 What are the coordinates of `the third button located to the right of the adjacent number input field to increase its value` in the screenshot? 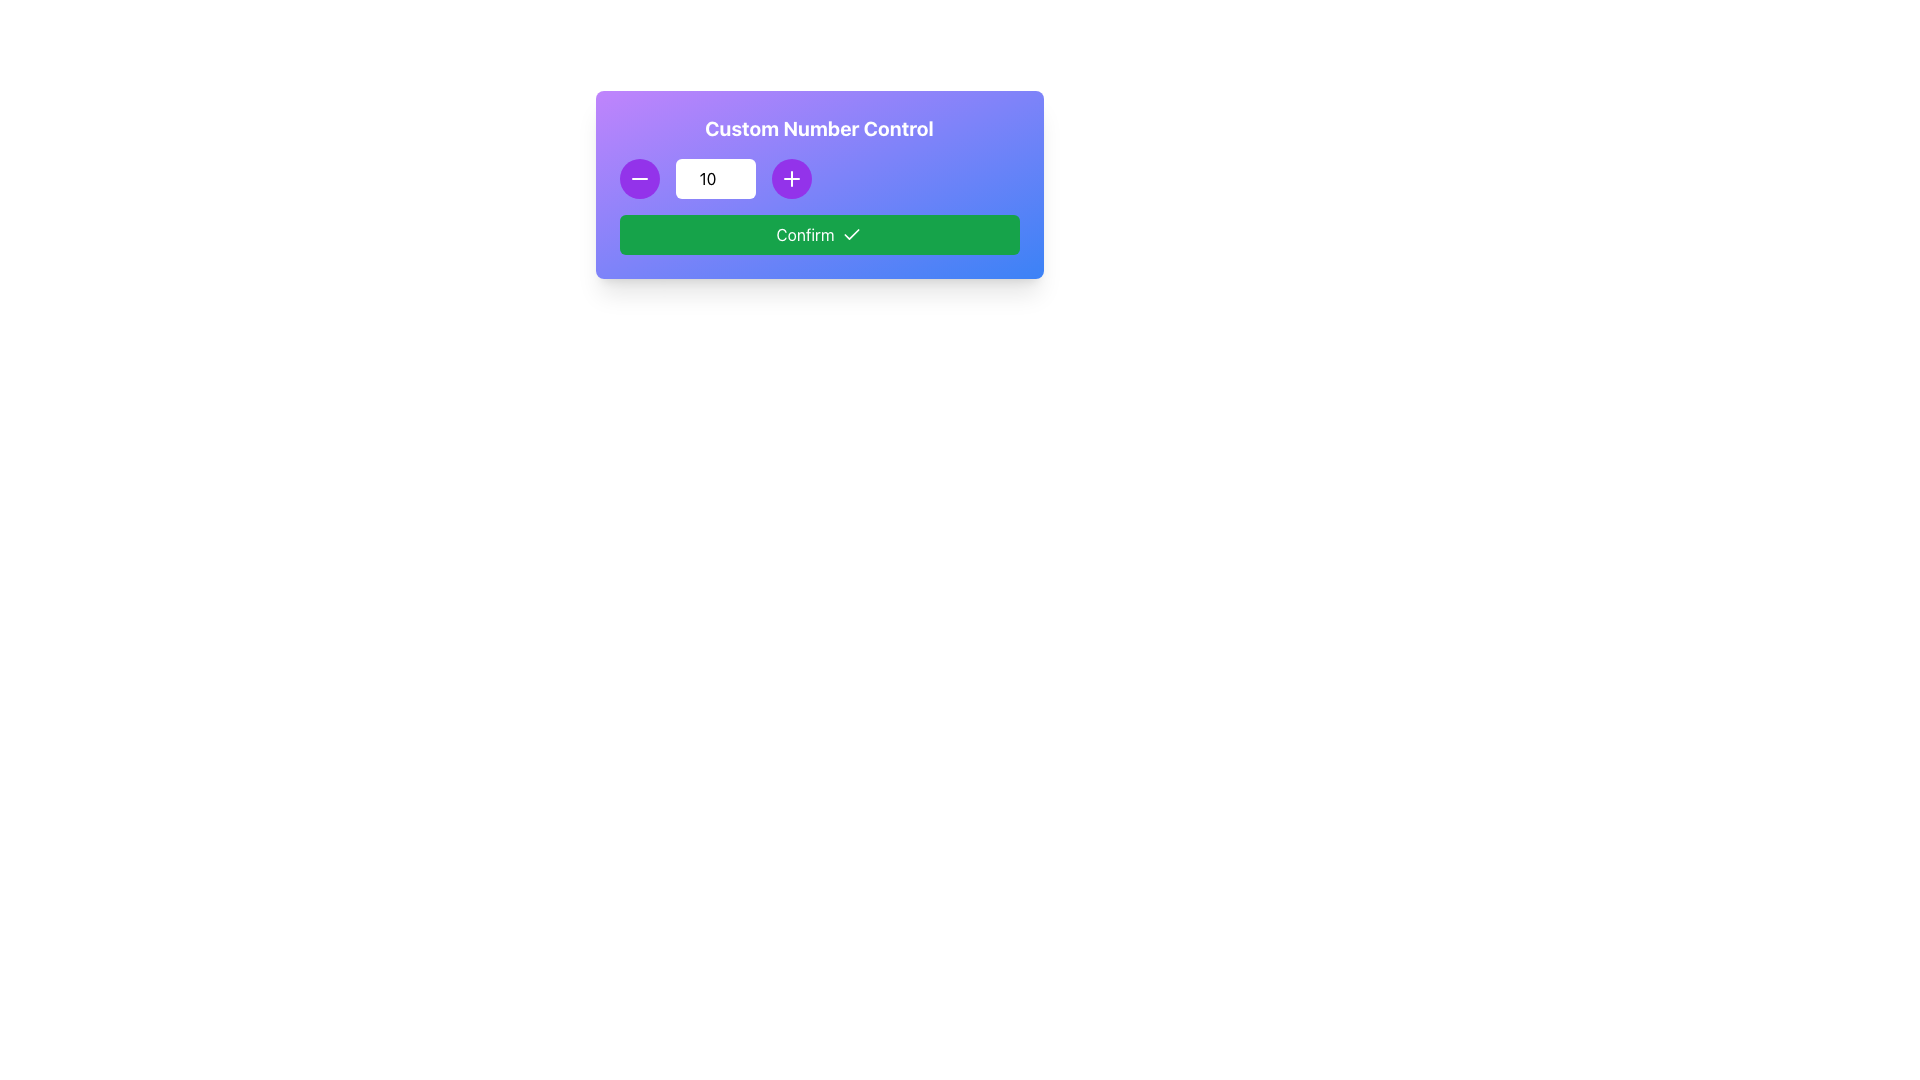 It's located at (790, 177).